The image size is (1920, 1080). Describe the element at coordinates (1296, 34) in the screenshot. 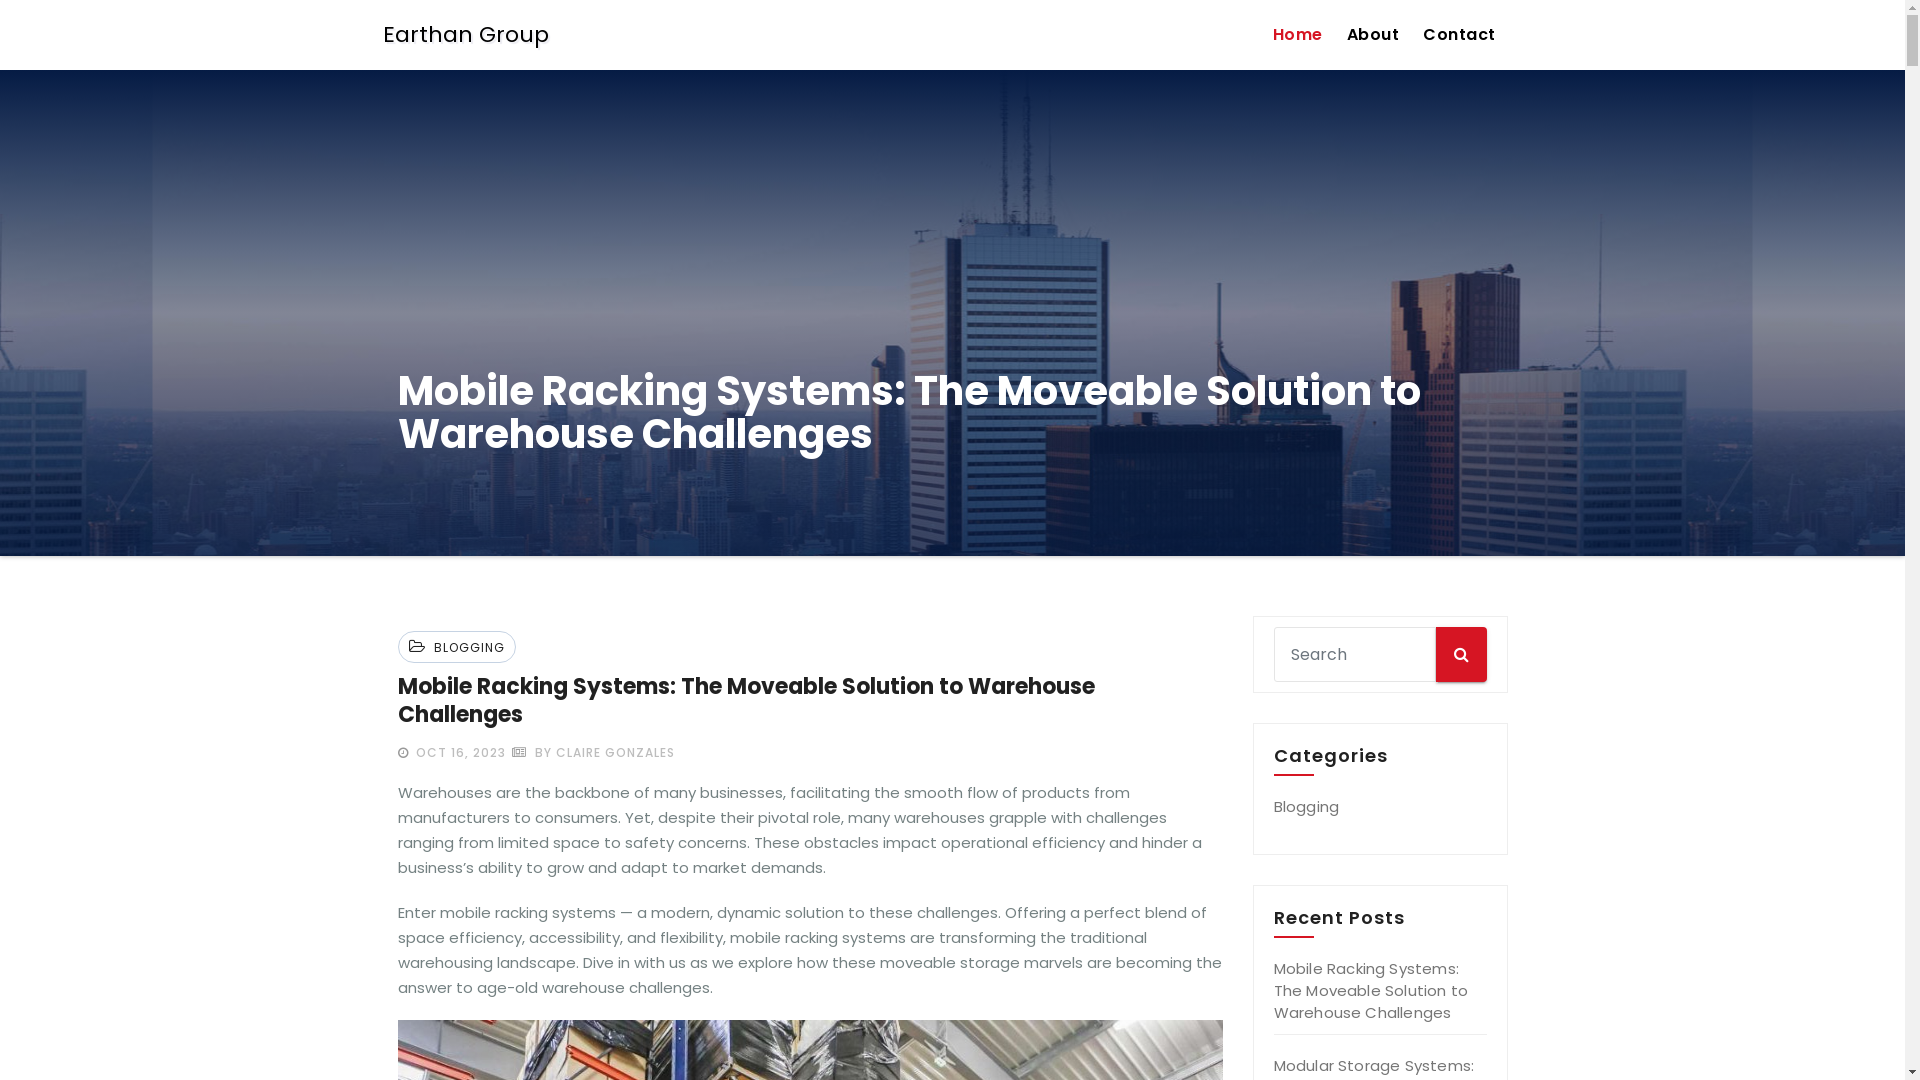

I see `'Home'` at that location.